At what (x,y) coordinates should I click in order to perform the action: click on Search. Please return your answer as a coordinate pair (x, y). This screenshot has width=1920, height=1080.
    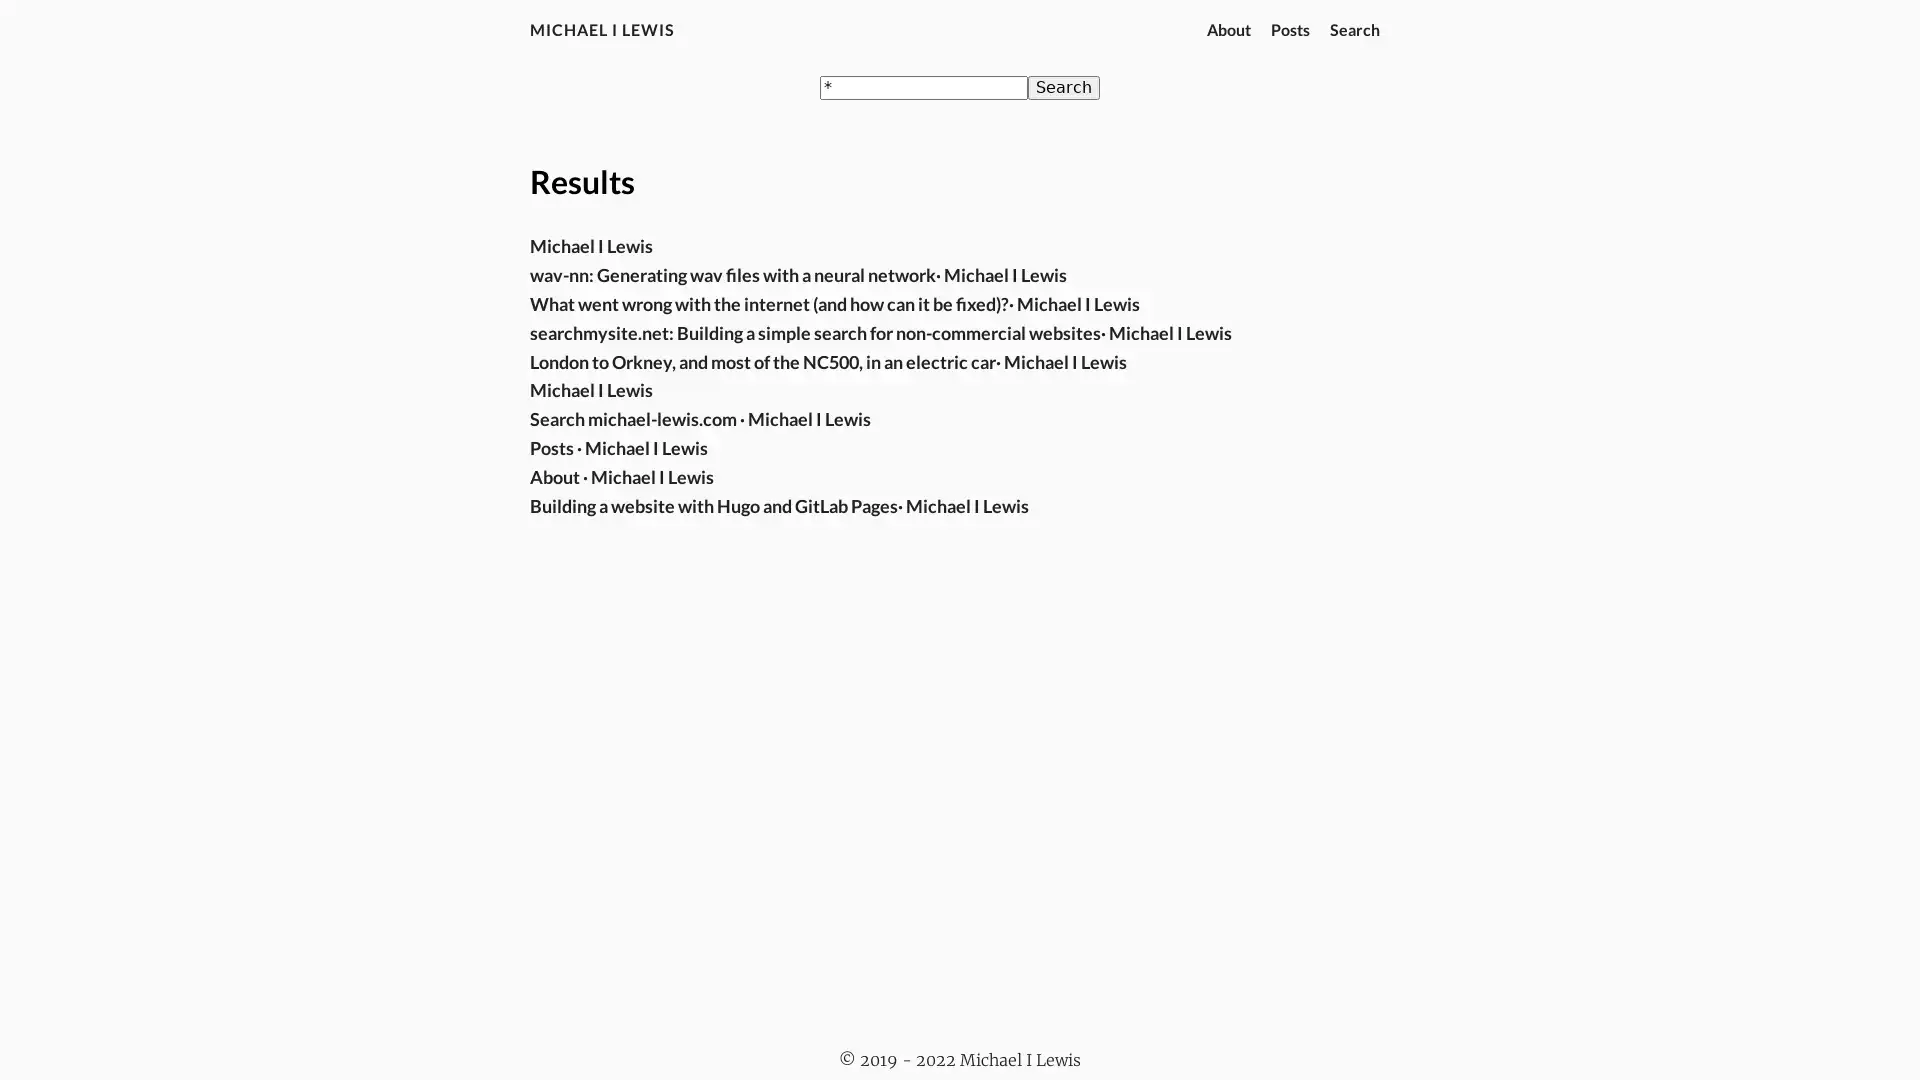
    Looking at the image, I should click on (1063, 87).